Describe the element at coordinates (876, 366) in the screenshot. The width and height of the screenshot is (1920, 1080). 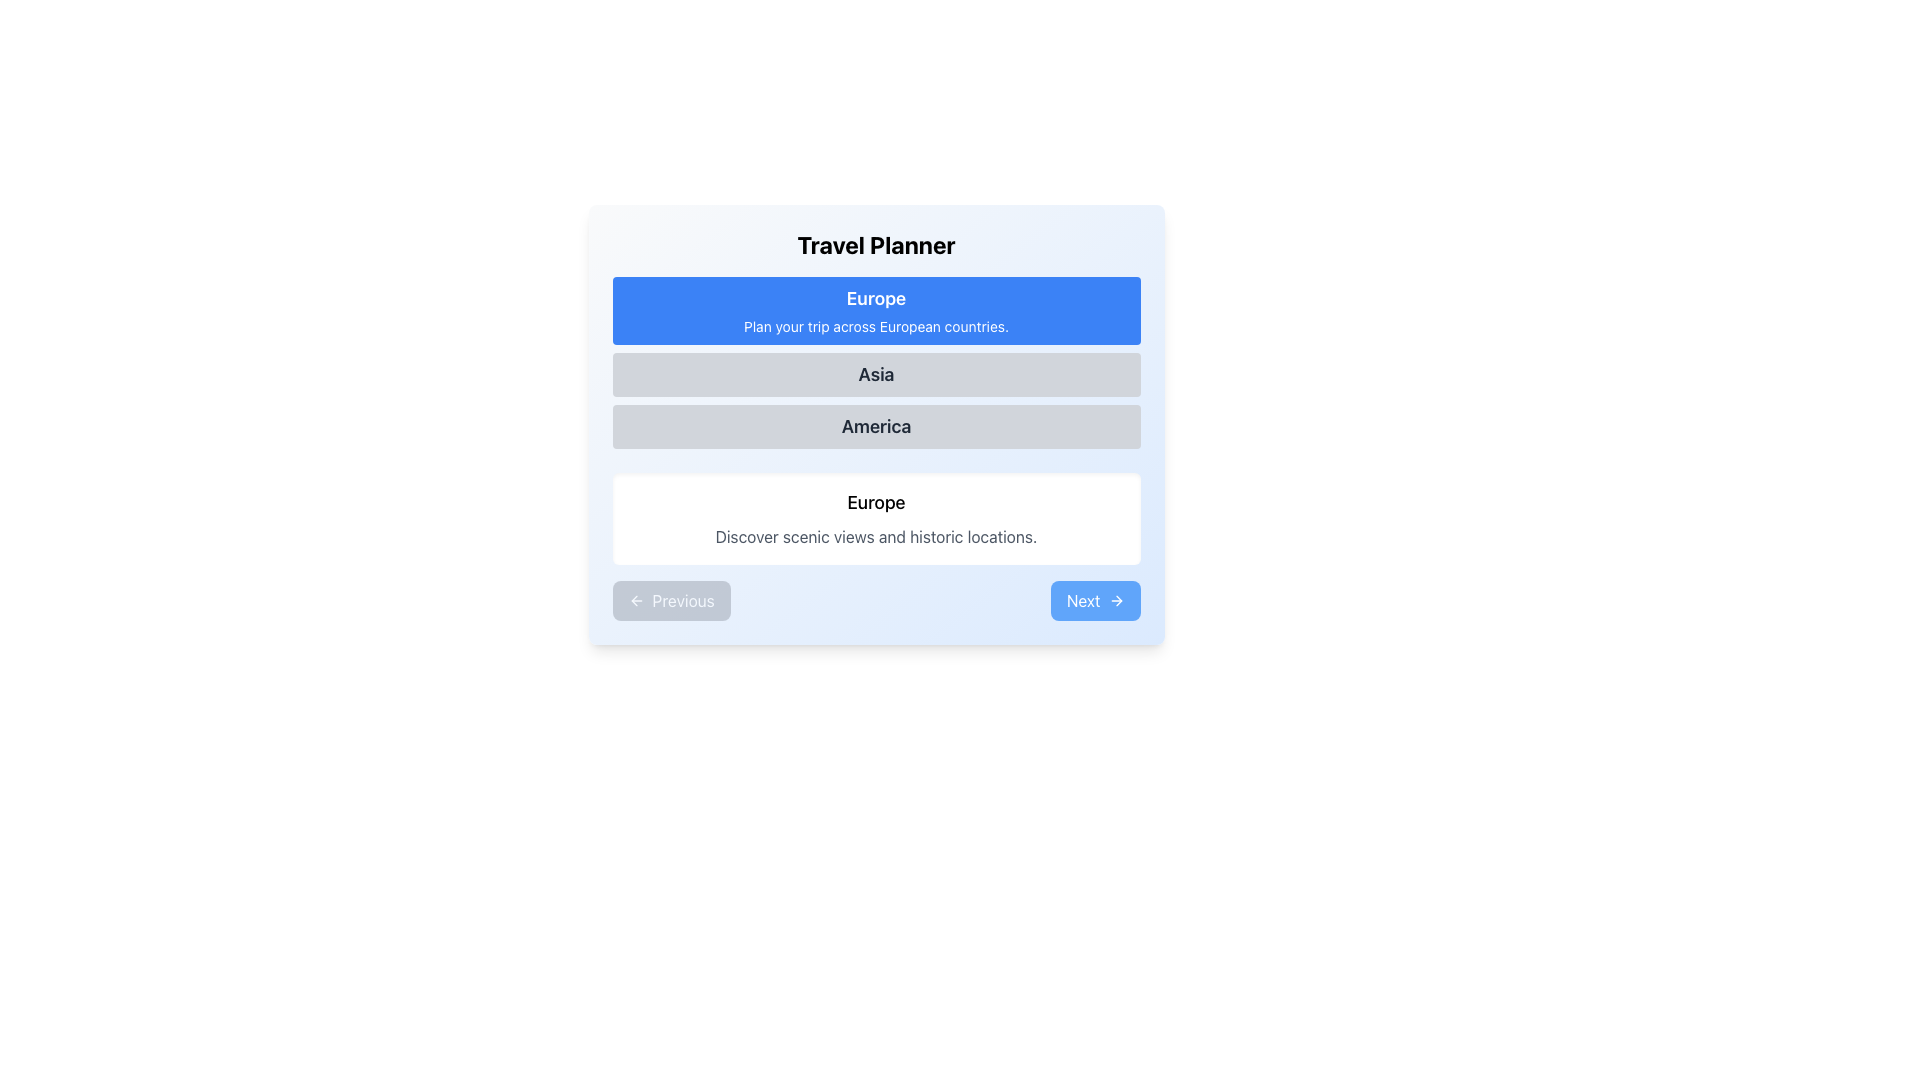
I see `the middle section titled 'Asia' in the Grouped Text Sections` at that location.